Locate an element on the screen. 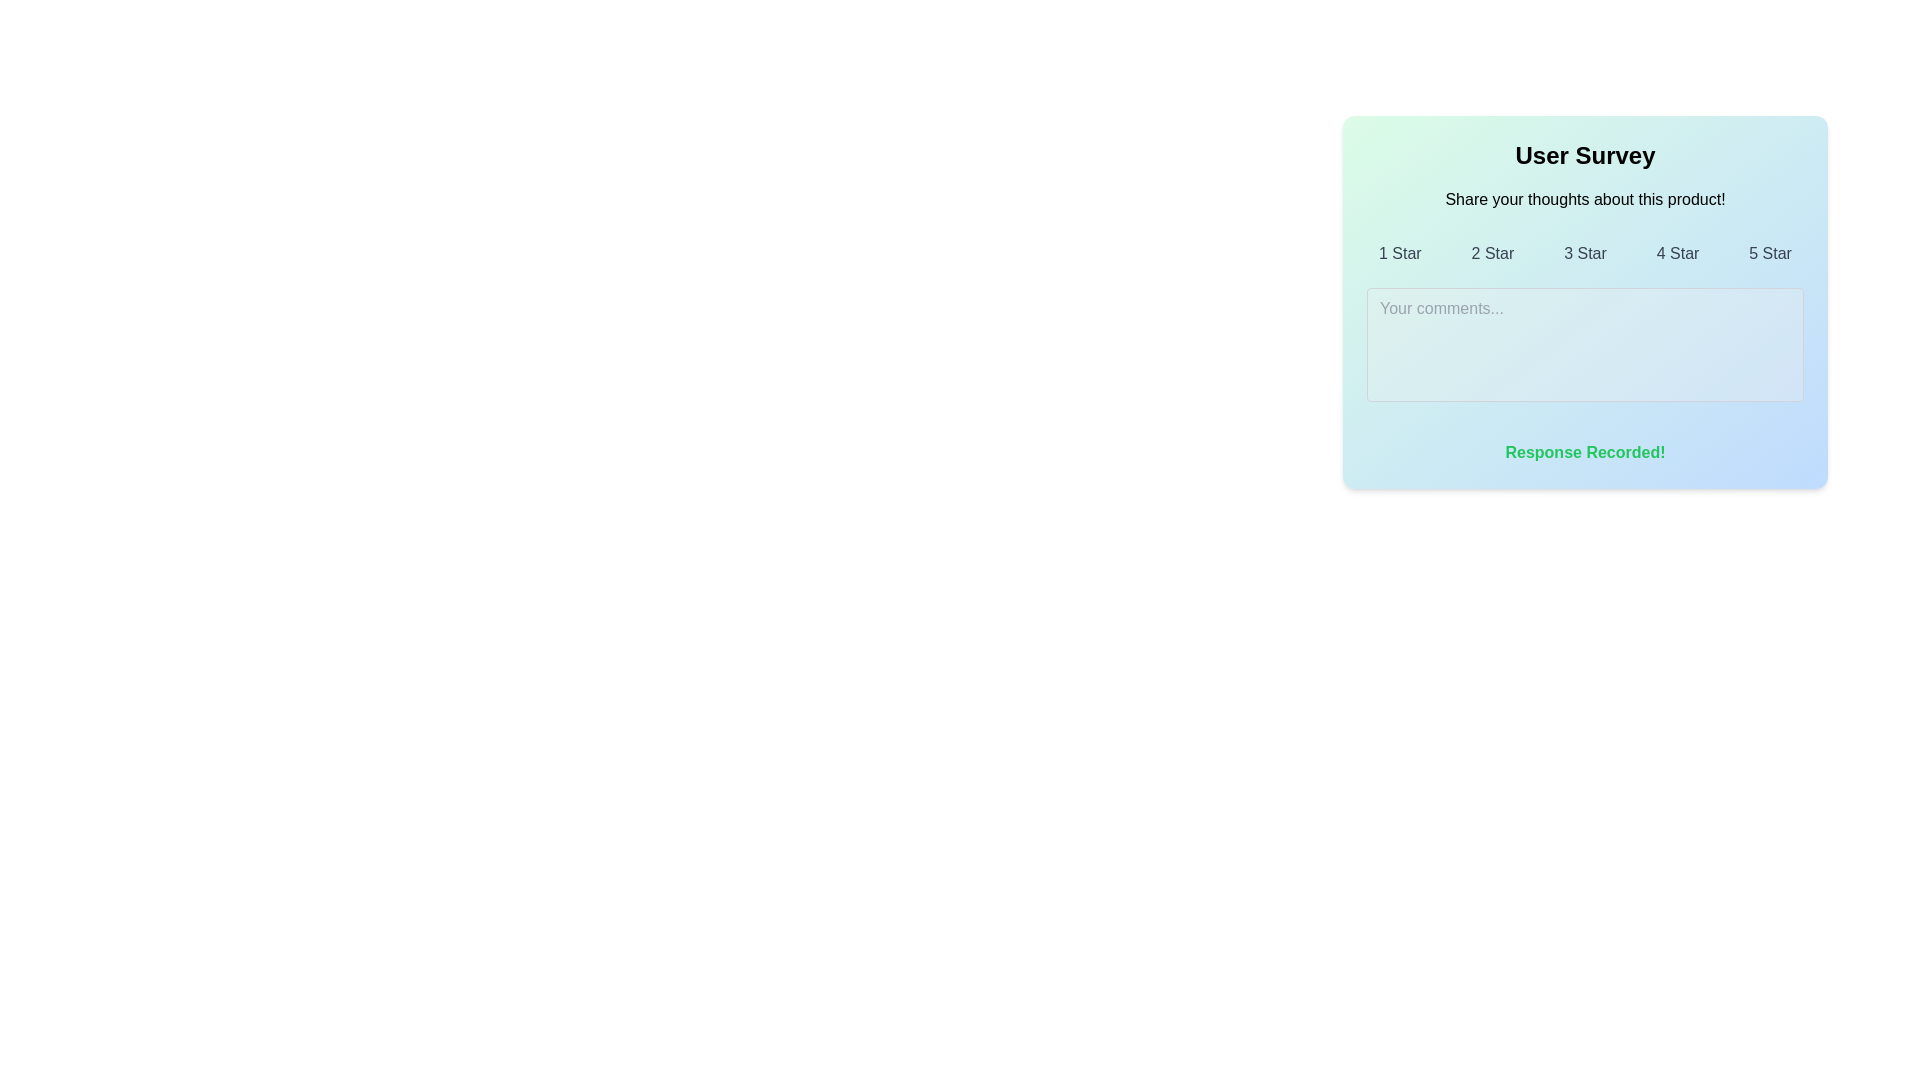  the static text label reading 'Response Recorded!' styled in green at the bottom of the user survey section is located at coordinates (1584, 452).